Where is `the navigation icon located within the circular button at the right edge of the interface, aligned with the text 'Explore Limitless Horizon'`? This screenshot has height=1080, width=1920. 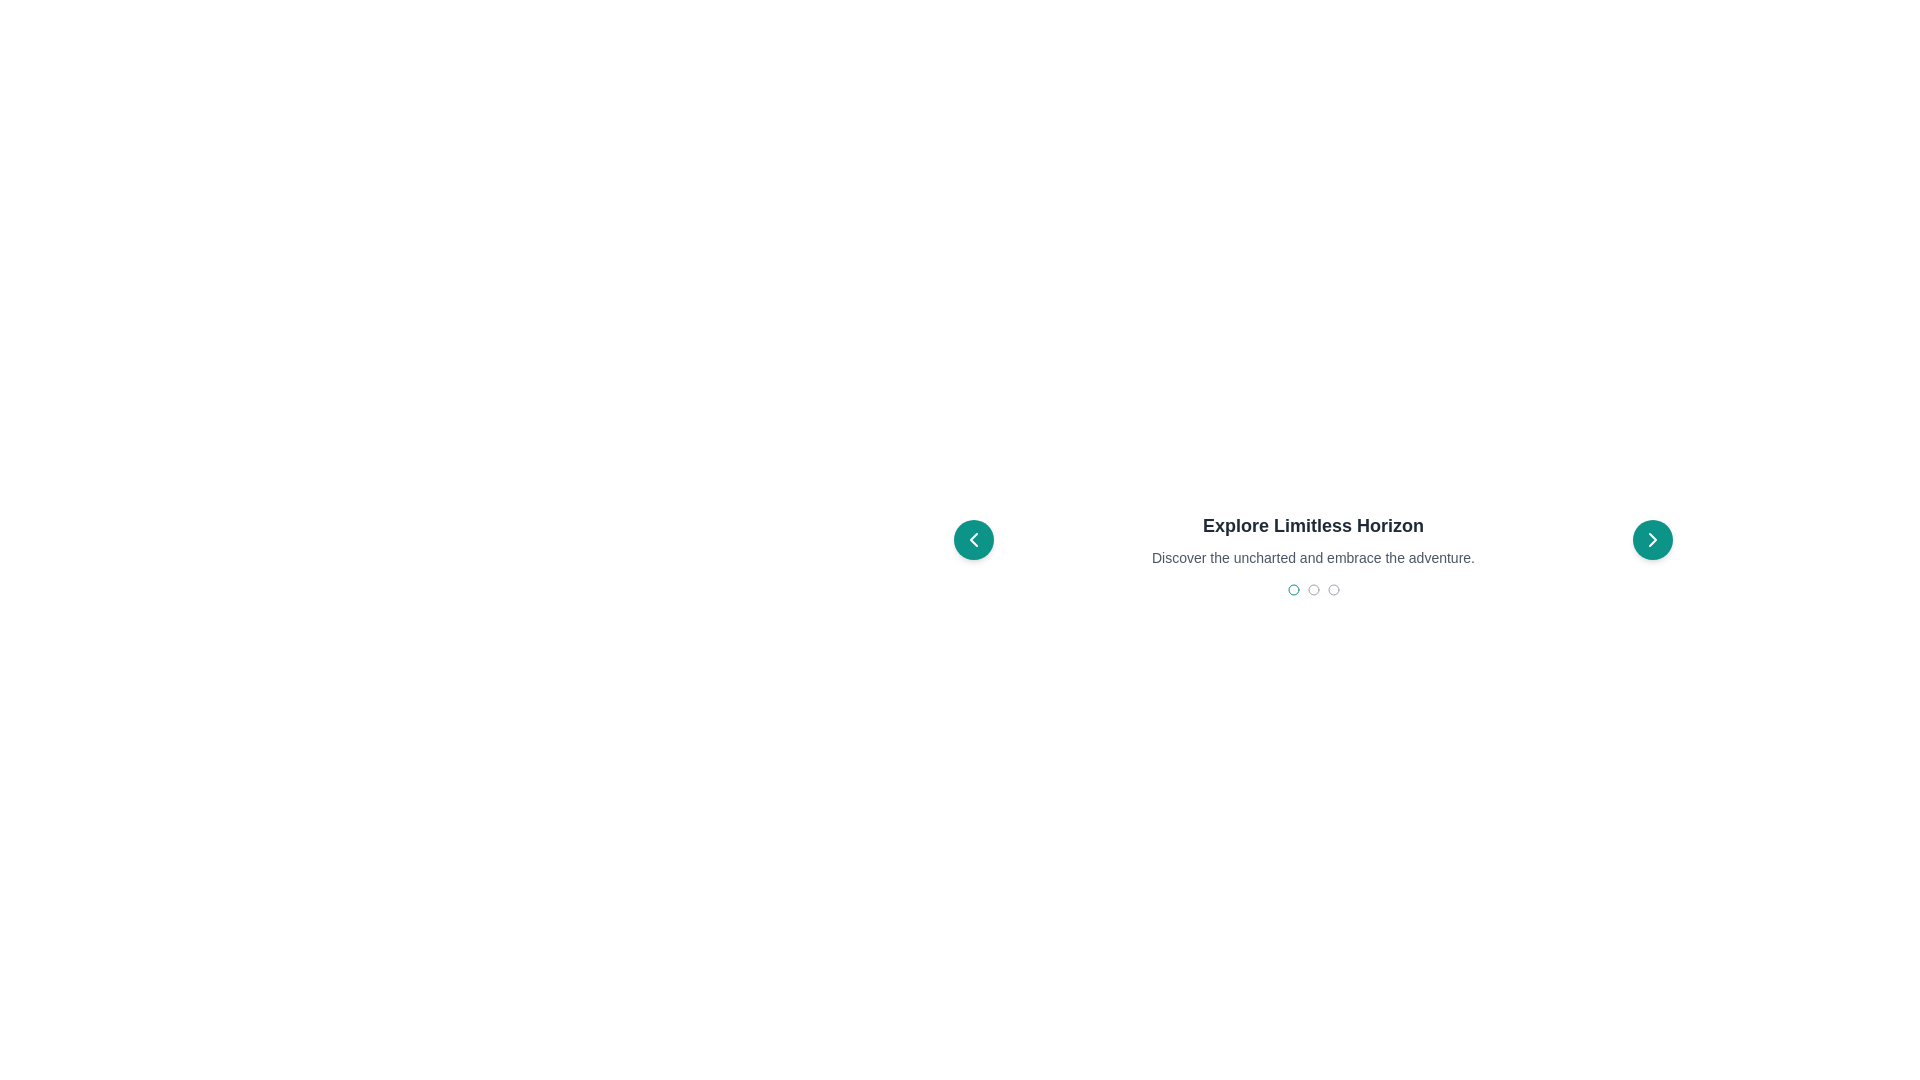 the navigation icon located within the circular button at the right edge of the interface, aligned with the text 'Explore Limitless Horizon' is located at coordinates (1653, 540).